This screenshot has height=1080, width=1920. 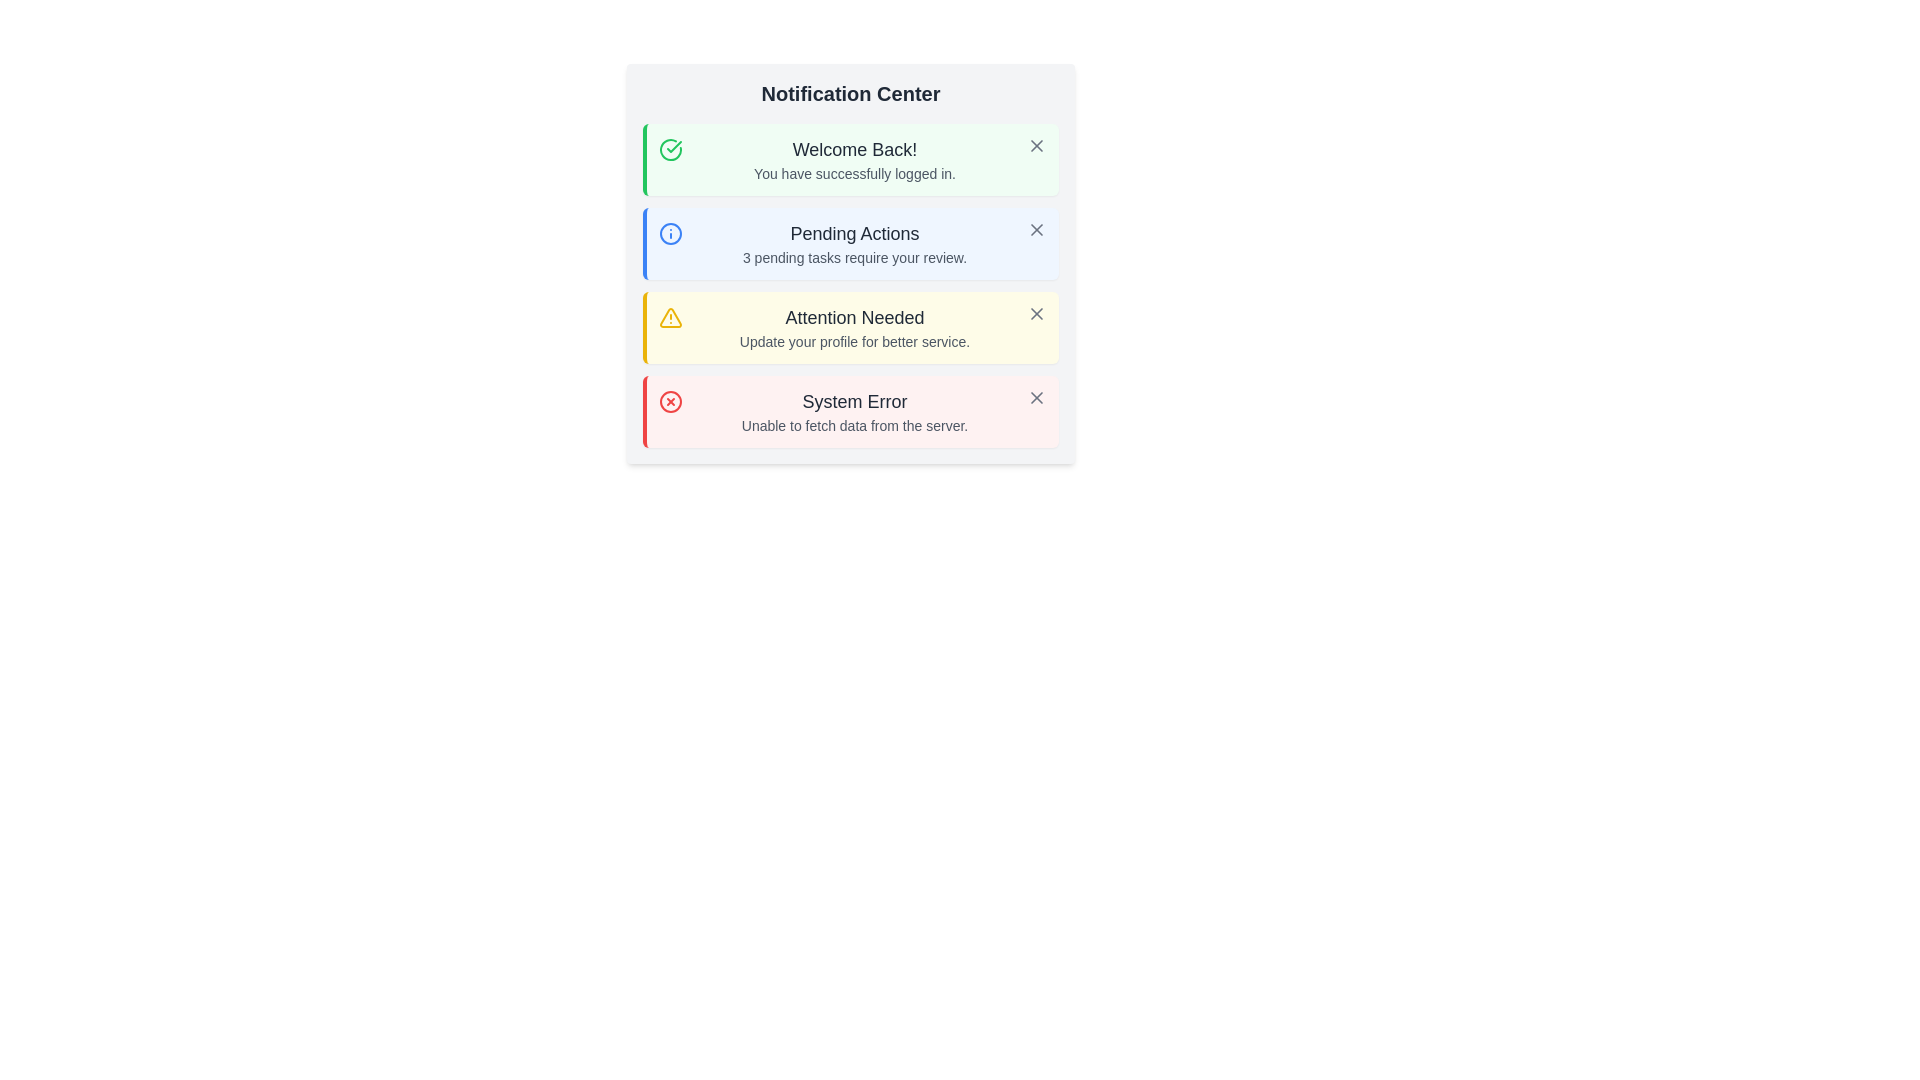 I want to click on text element styled with a small font size and gray color containing the message 'Update your profile for better service.' located in the third notification card under the 'Attention Needed' header, so click(x=854, y=341).